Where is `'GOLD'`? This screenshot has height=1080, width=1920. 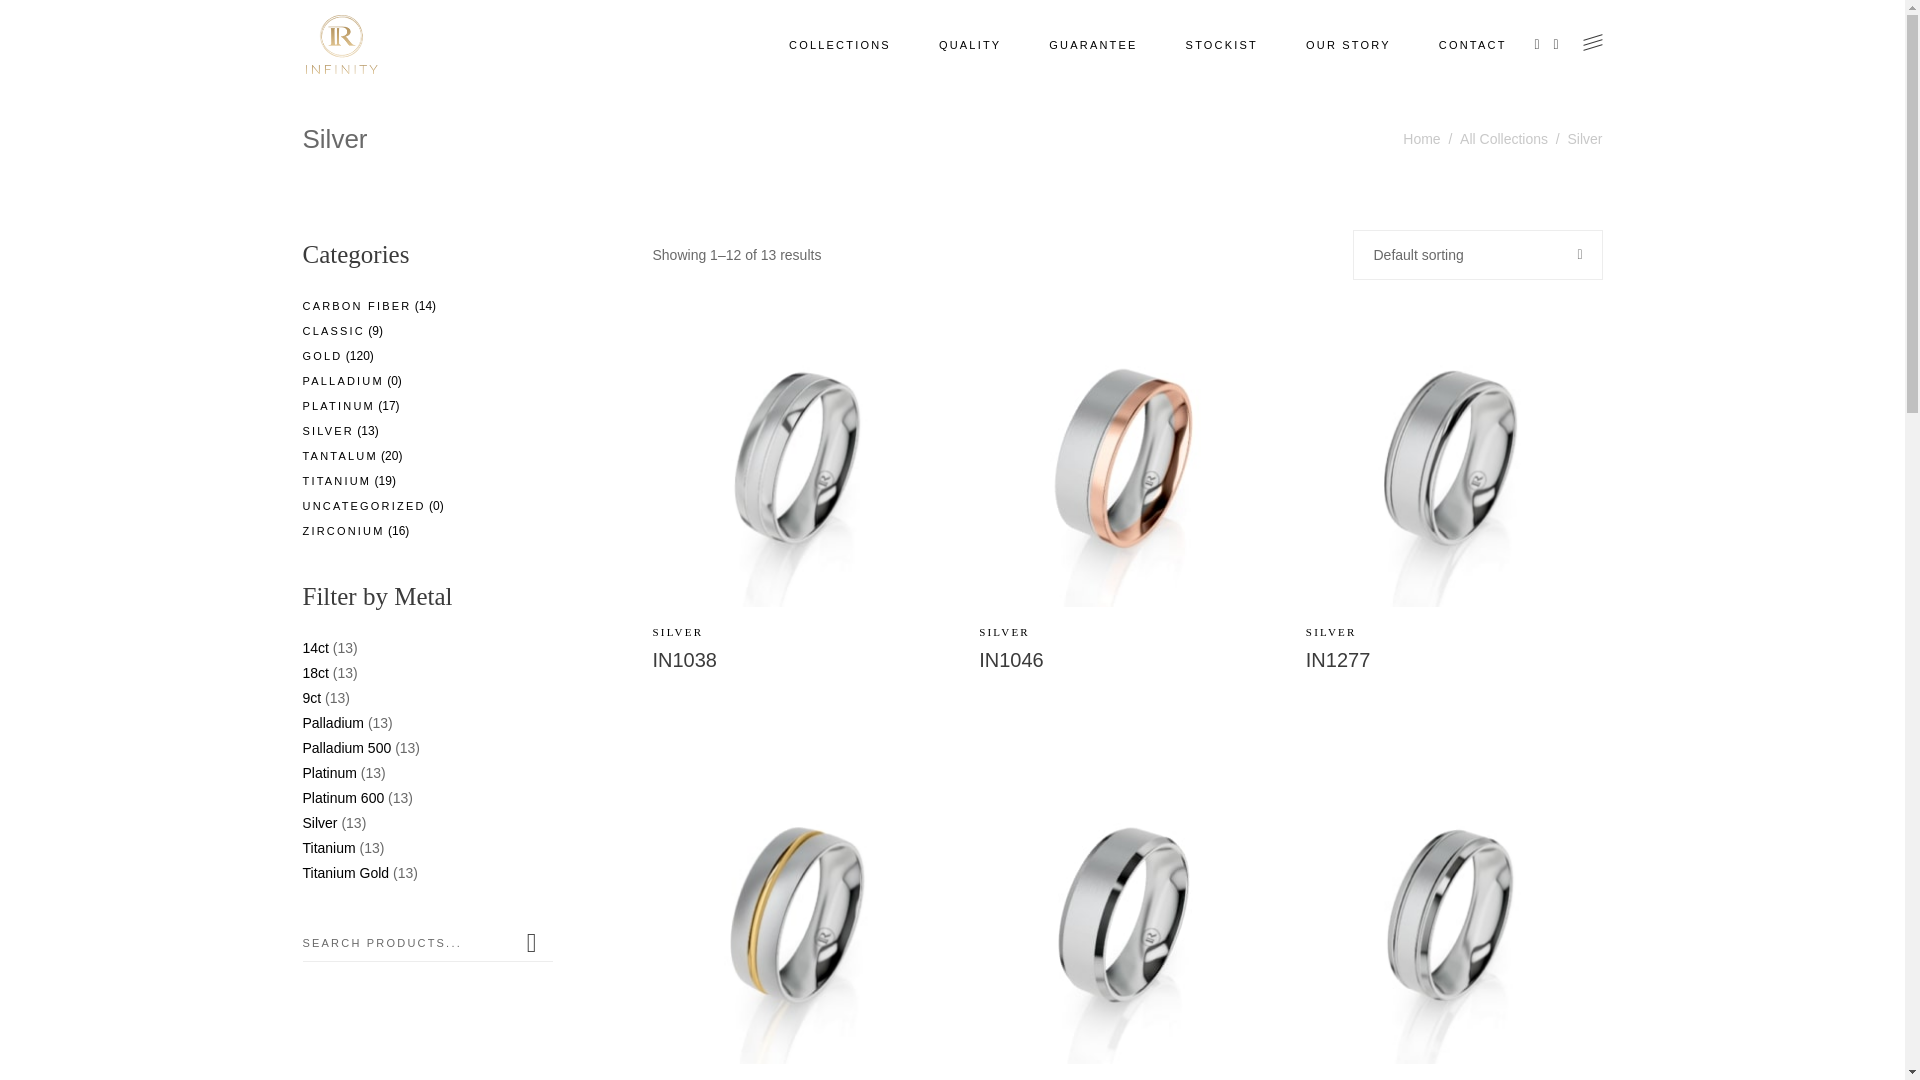
'GOLD' is located at coordinates (301, 354).